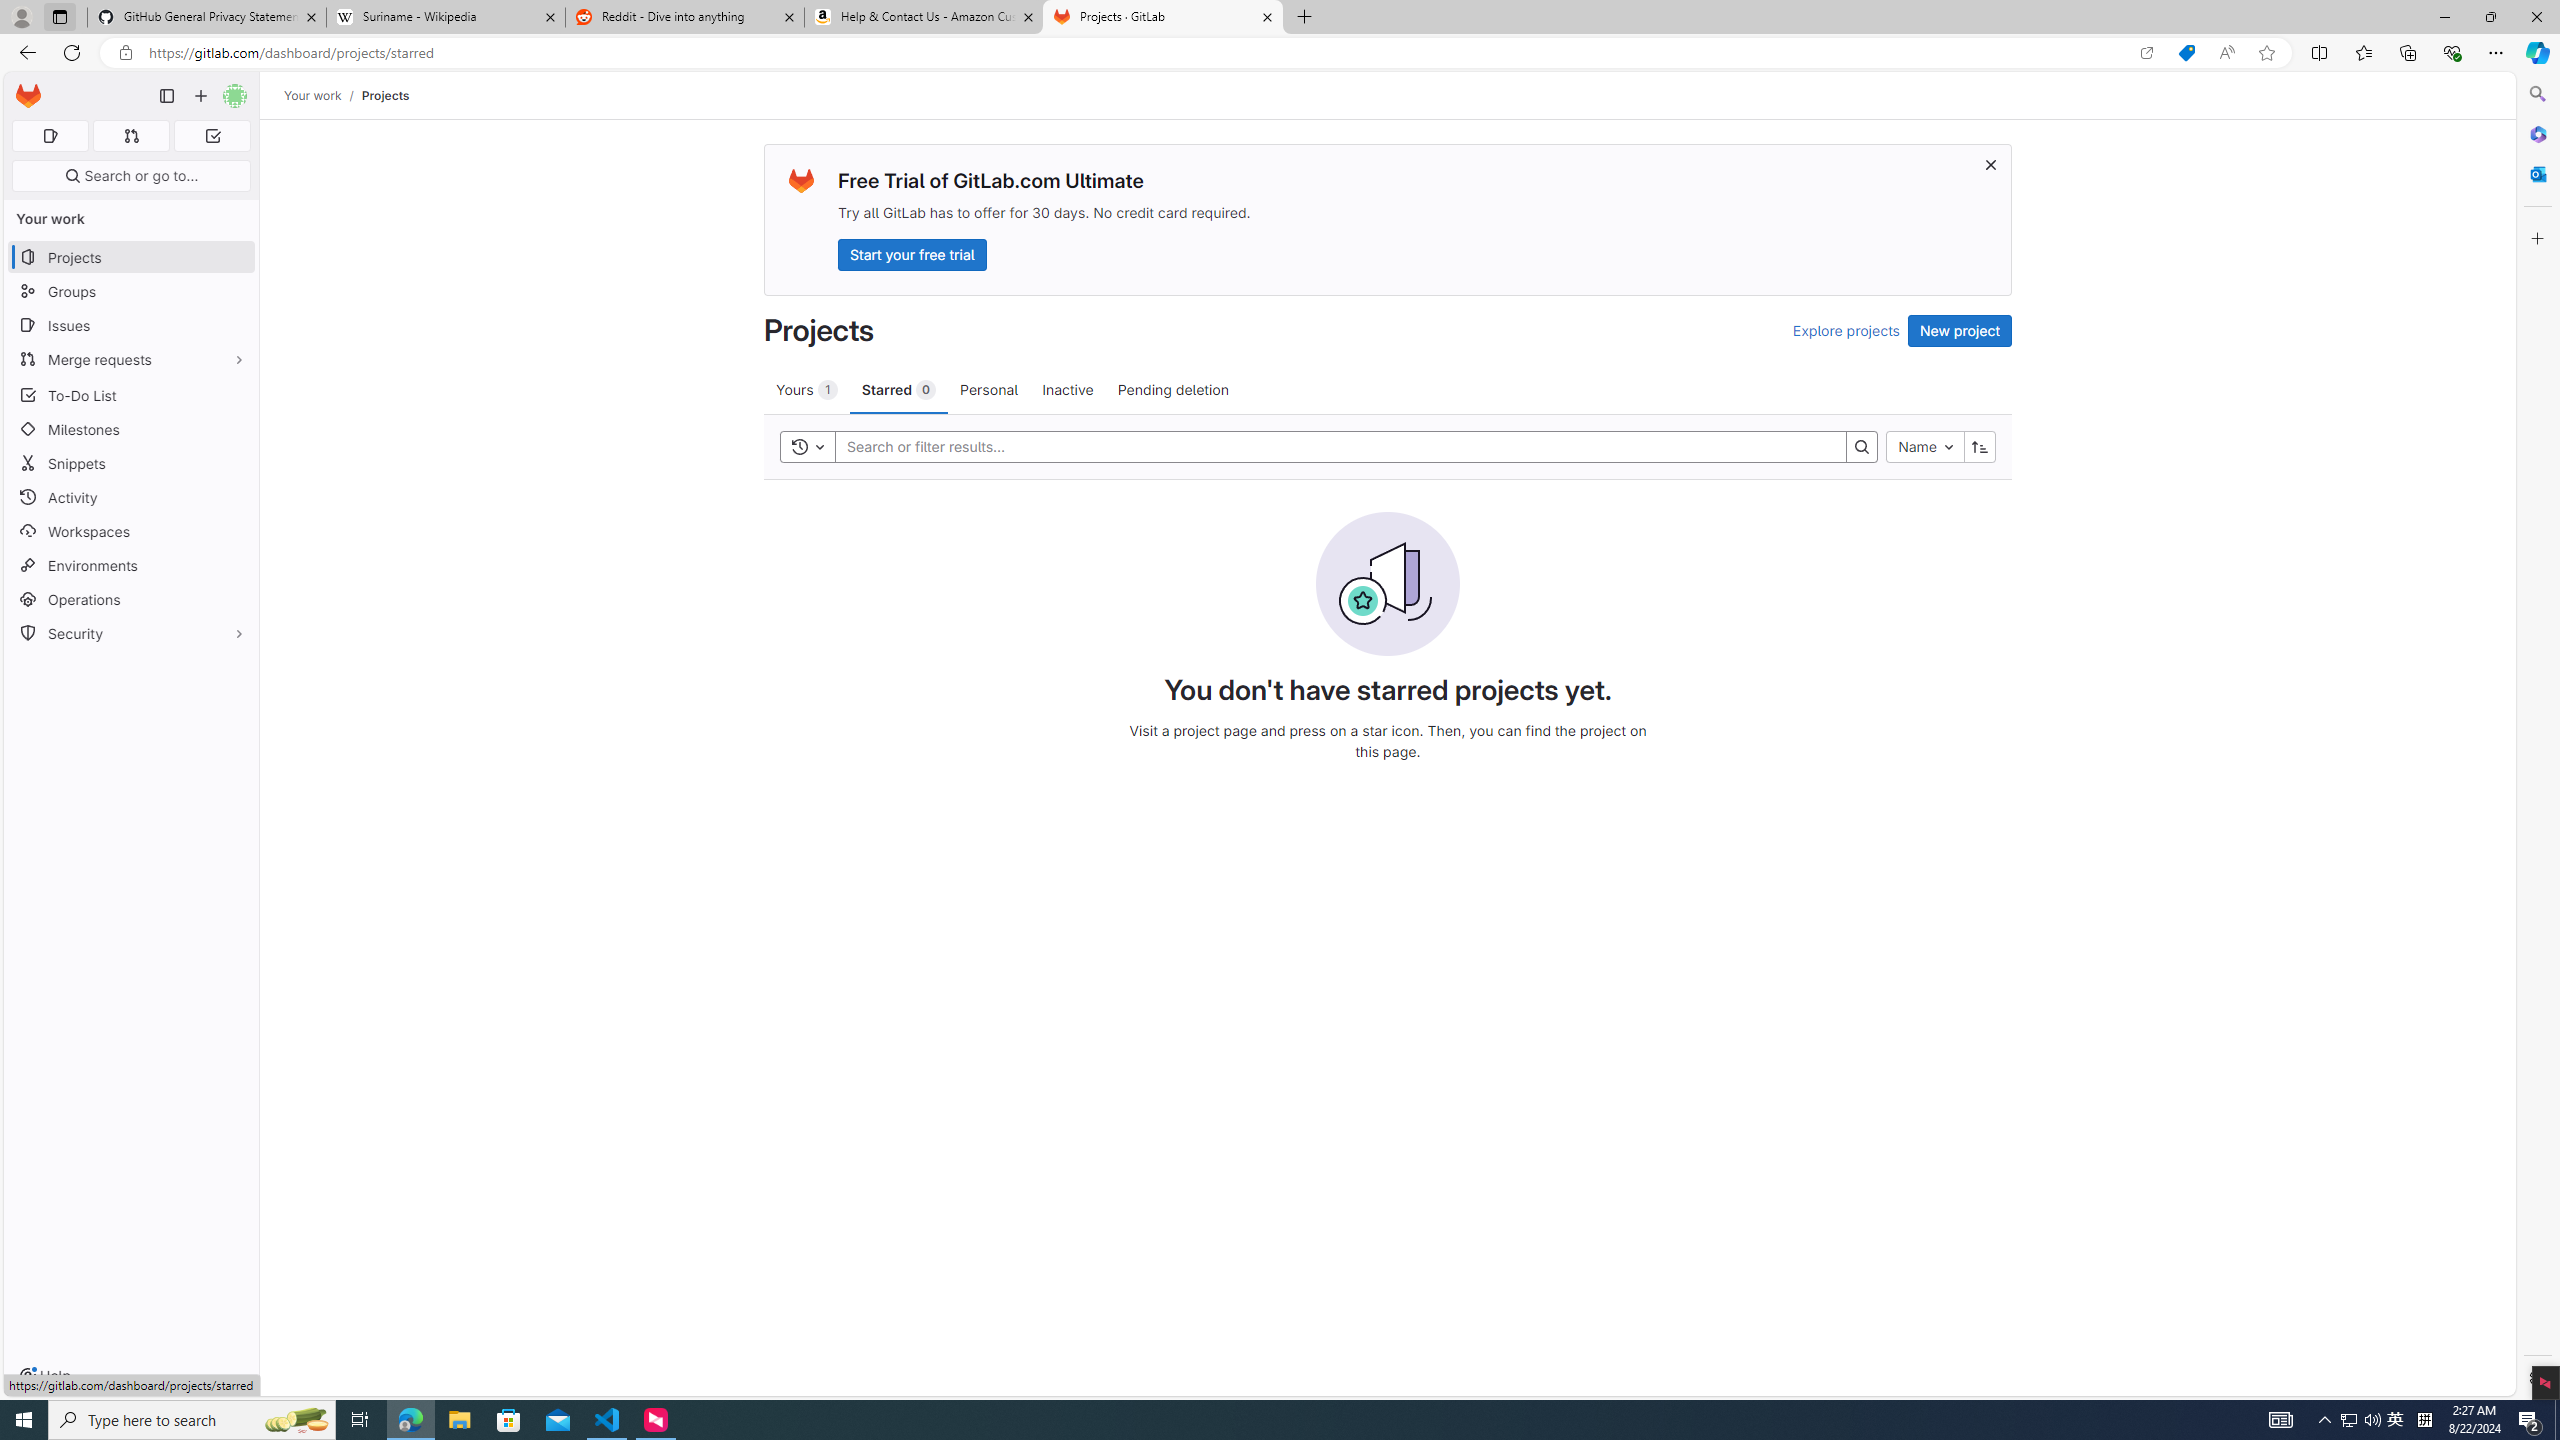 This screenshot has width=2560, height=1440. What do you see at coordinates (807, 447) in the screenshot?
I see `'Toggle history'` at bounding box center [807, 447].